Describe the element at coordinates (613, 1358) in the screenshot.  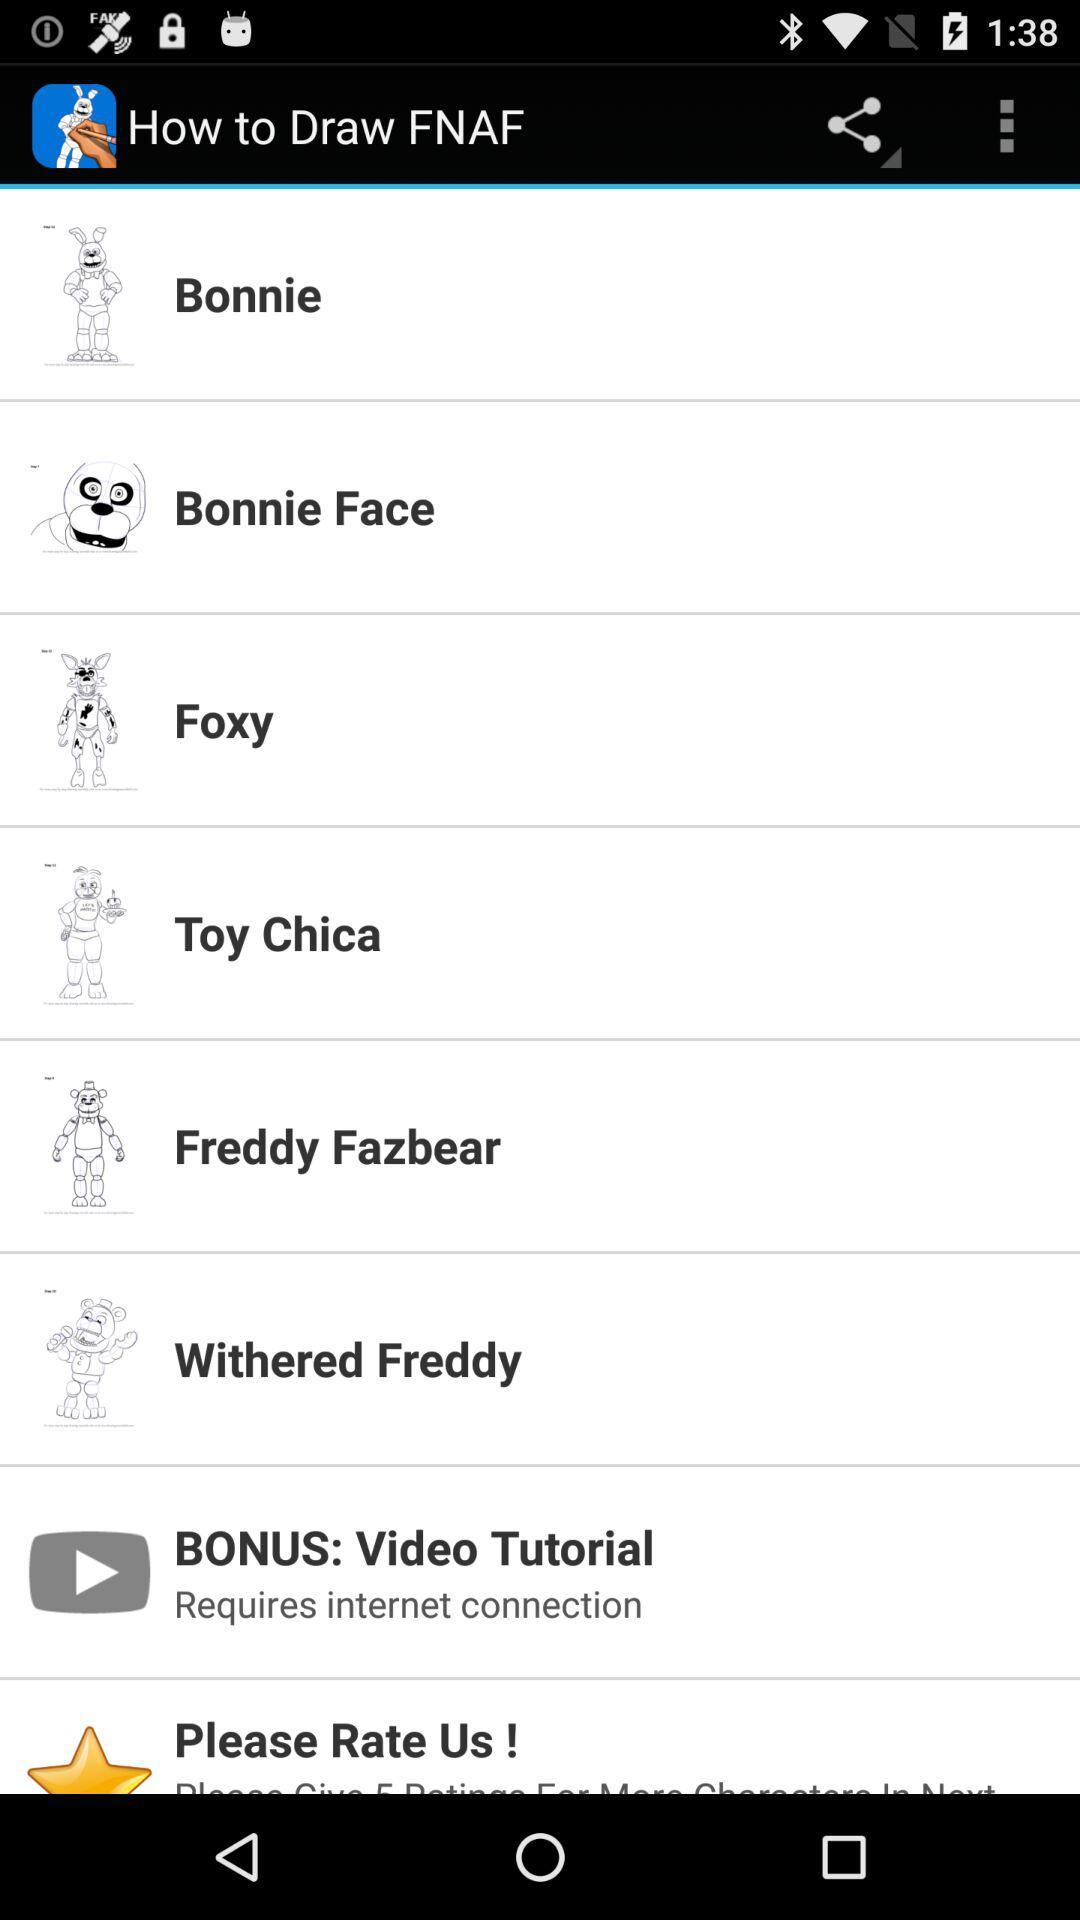
I see `withered freddy` at that location.